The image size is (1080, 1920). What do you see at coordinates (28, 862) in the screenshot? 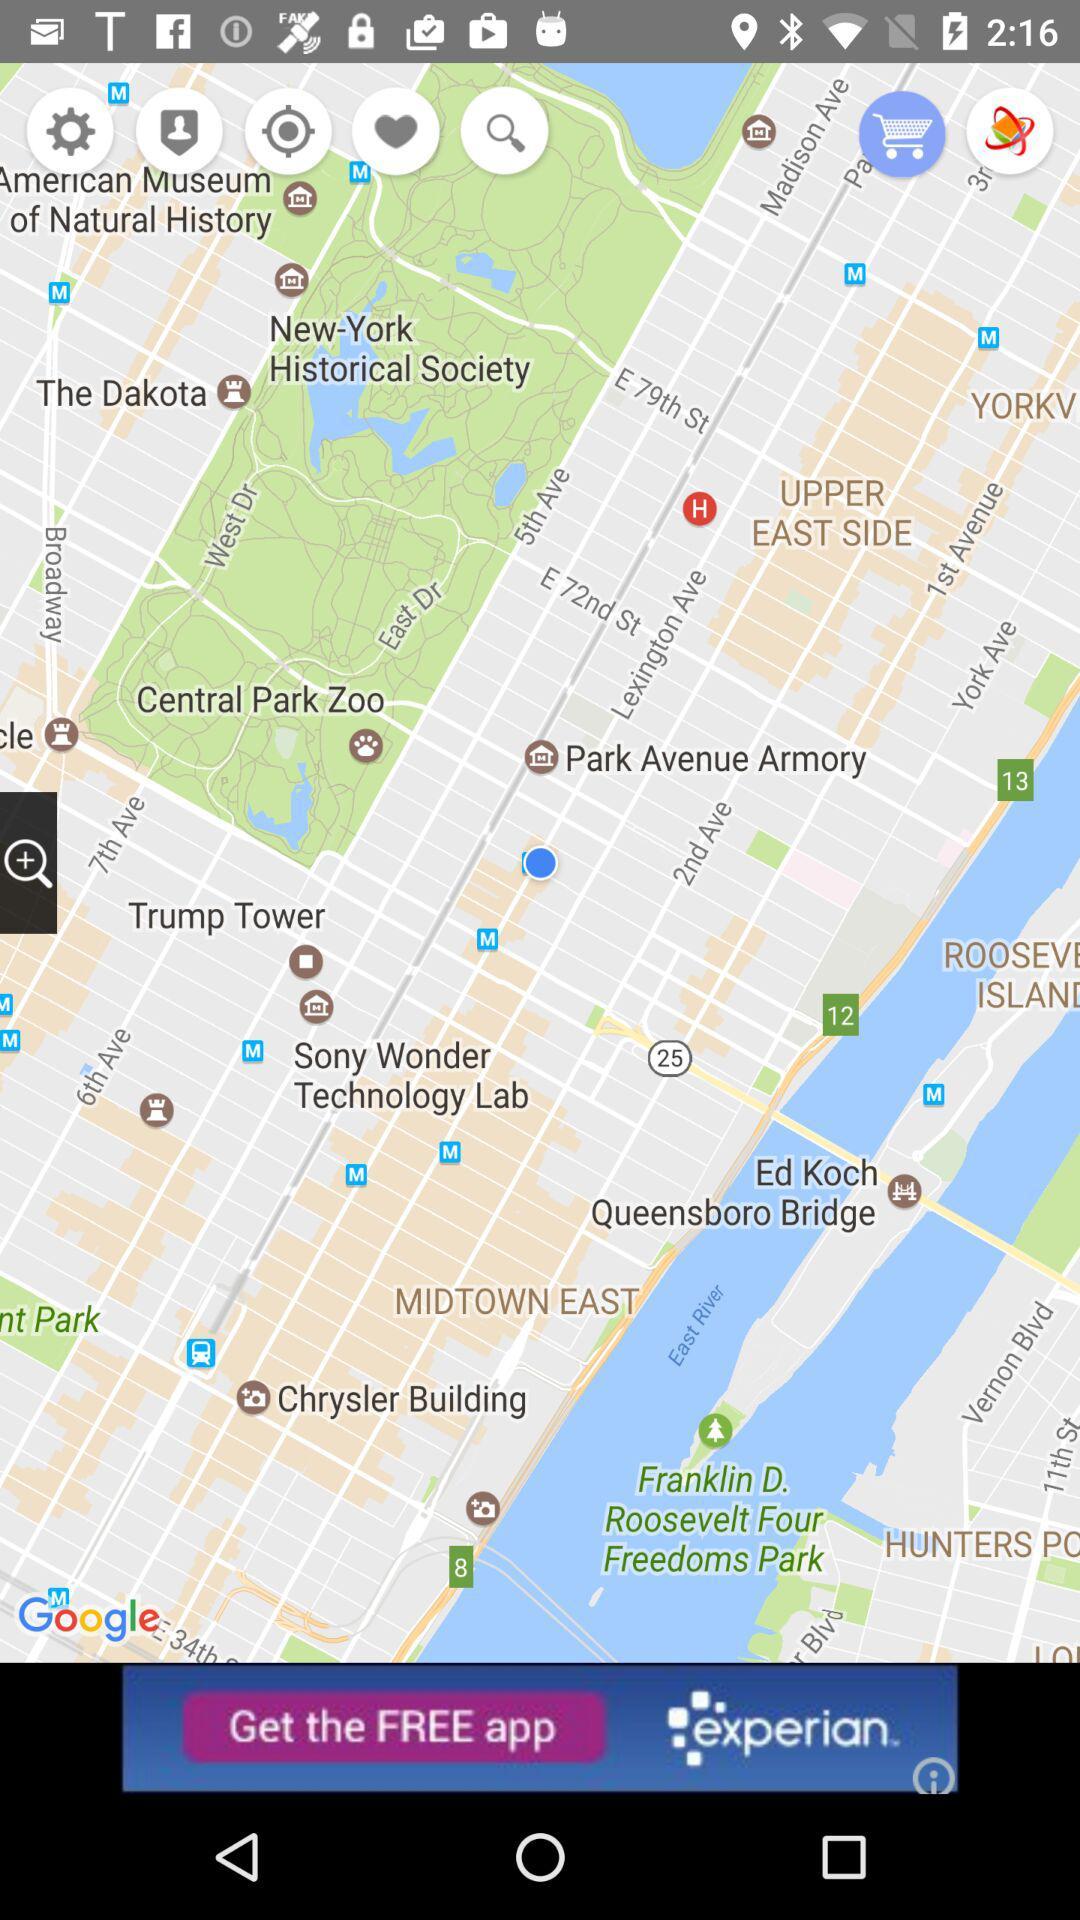
I see `zooming the location` at bounding box center [28, 862].